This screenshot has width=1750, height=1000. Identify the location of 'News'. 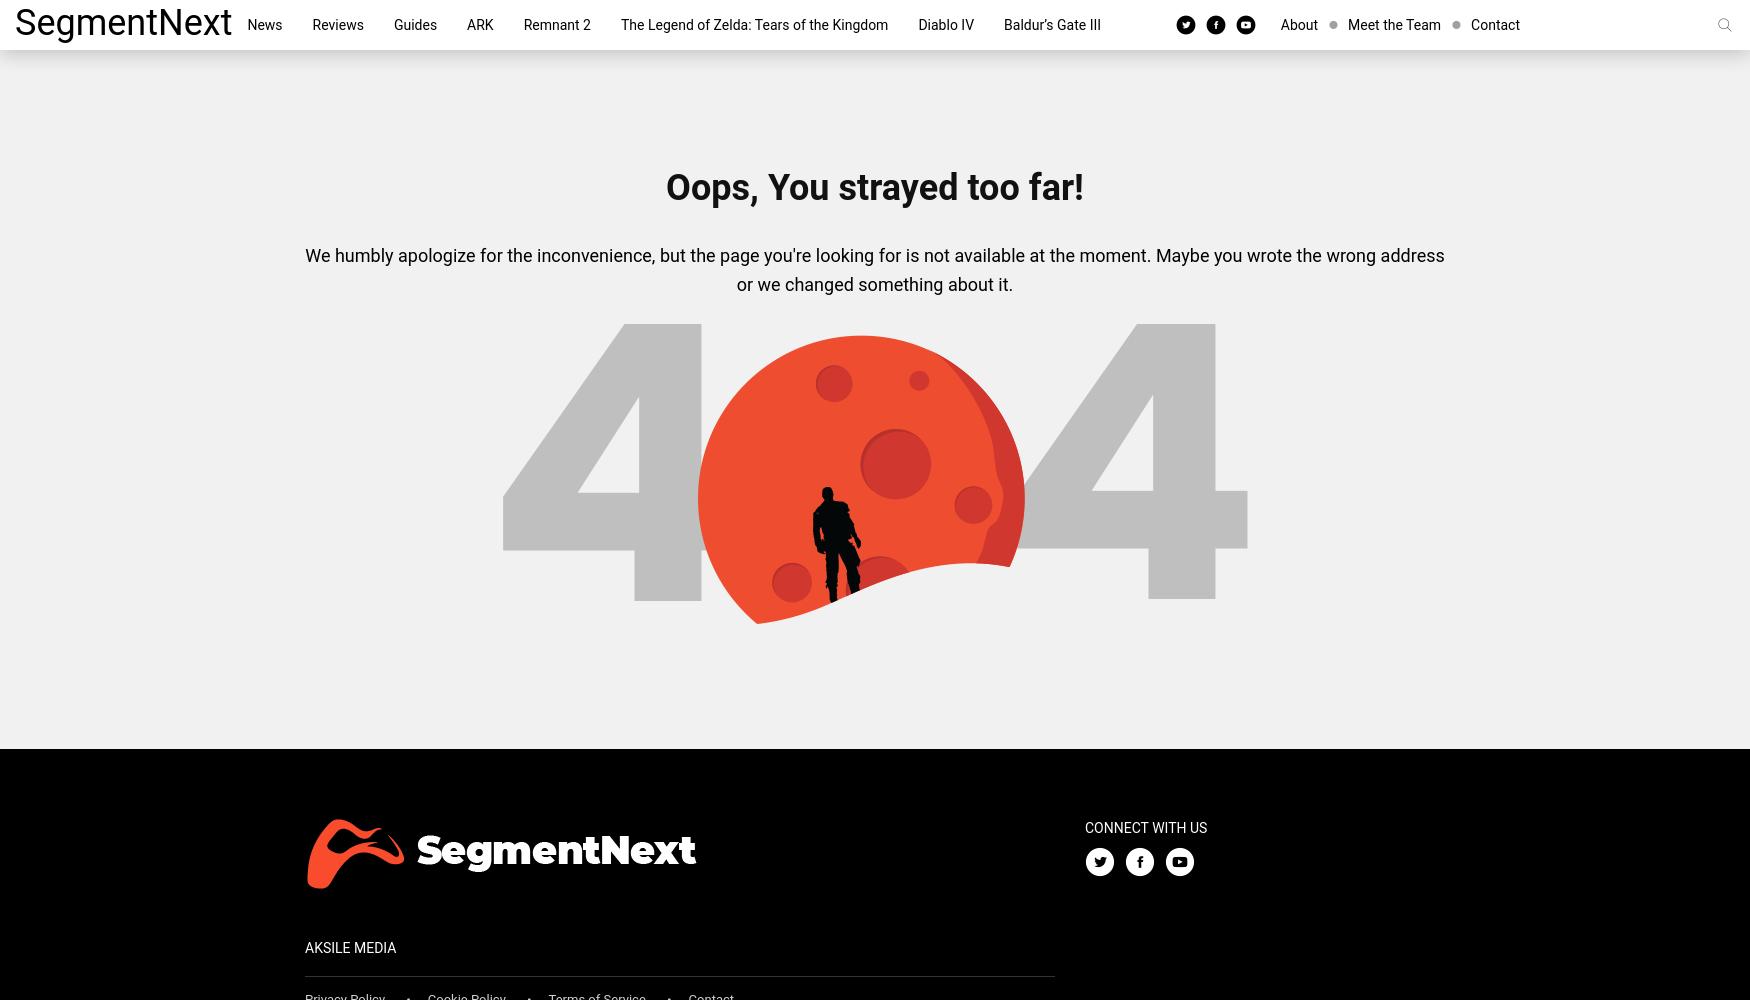
(263, 25).